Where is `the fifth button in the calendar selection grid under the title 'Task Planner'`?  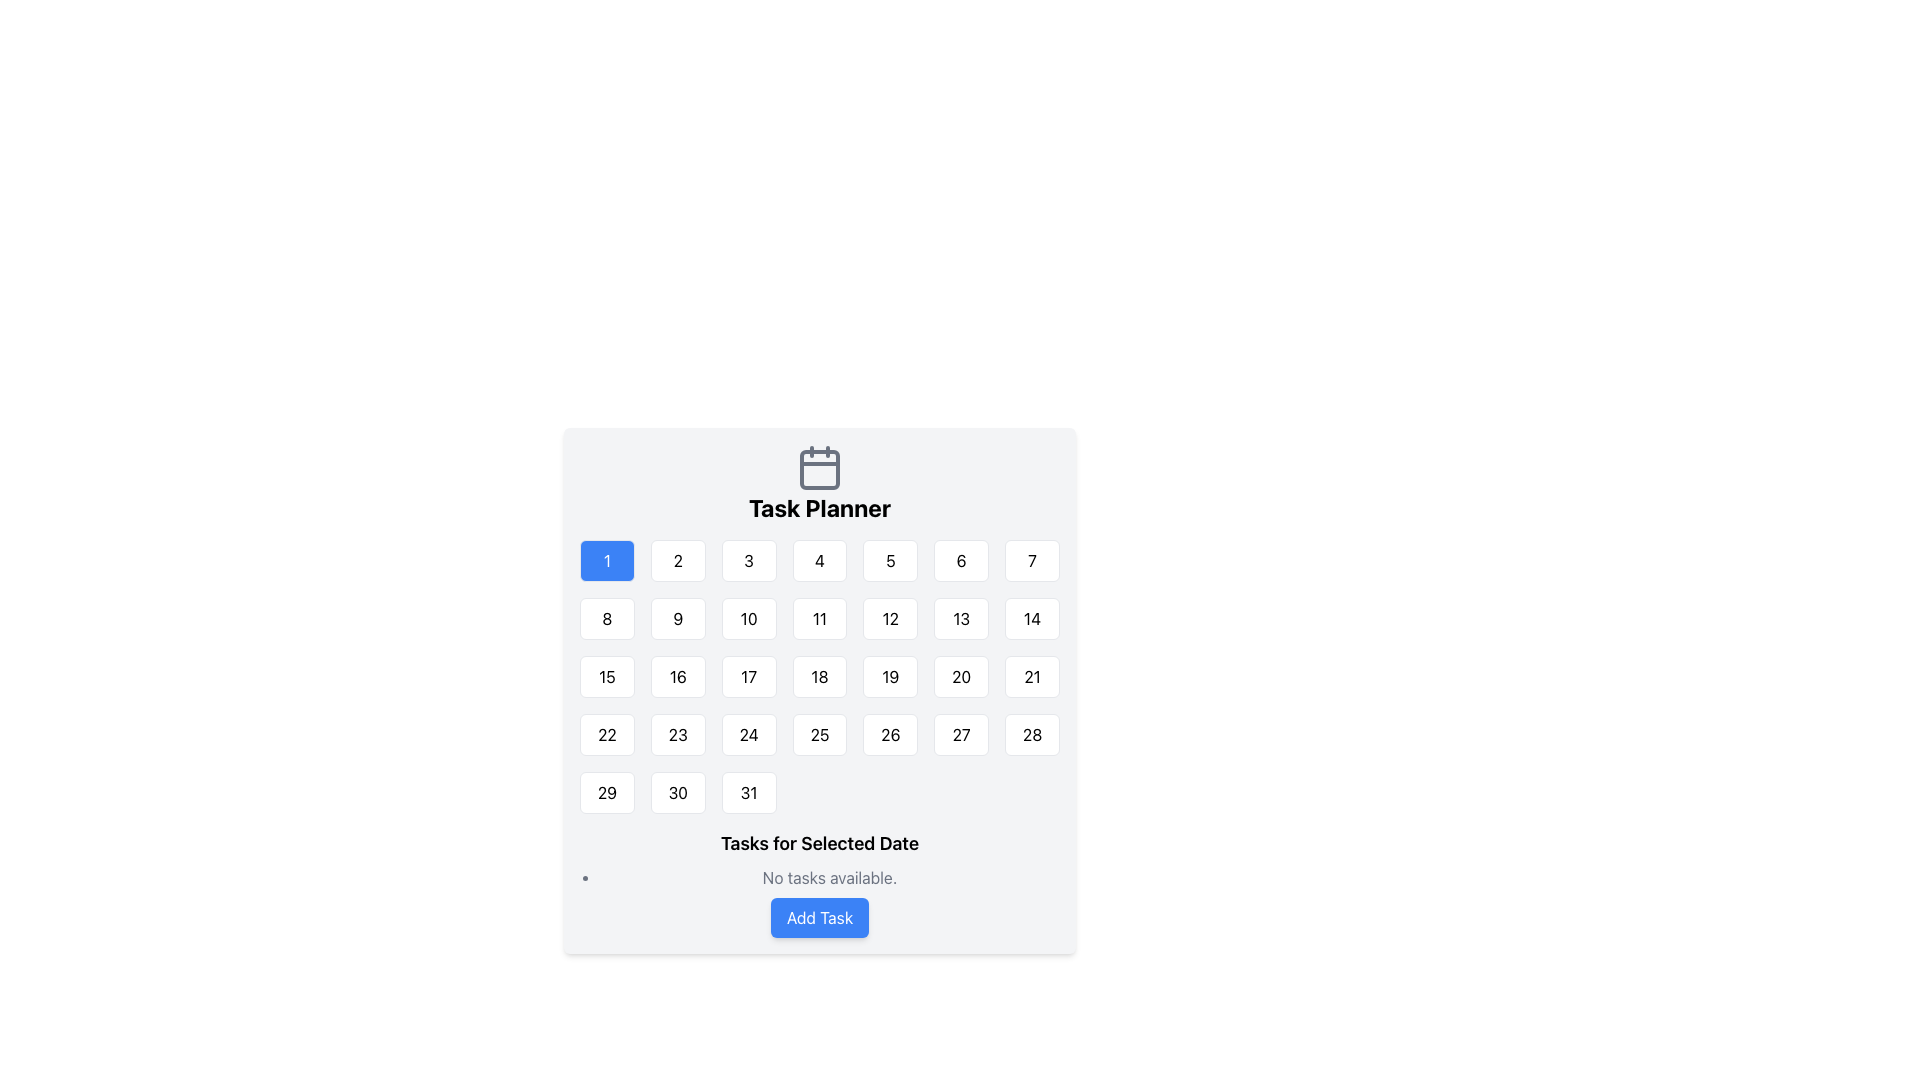 the fifth button in the calendar selection grid under the title 'Task Planner' is located at coordinates (889, 560).